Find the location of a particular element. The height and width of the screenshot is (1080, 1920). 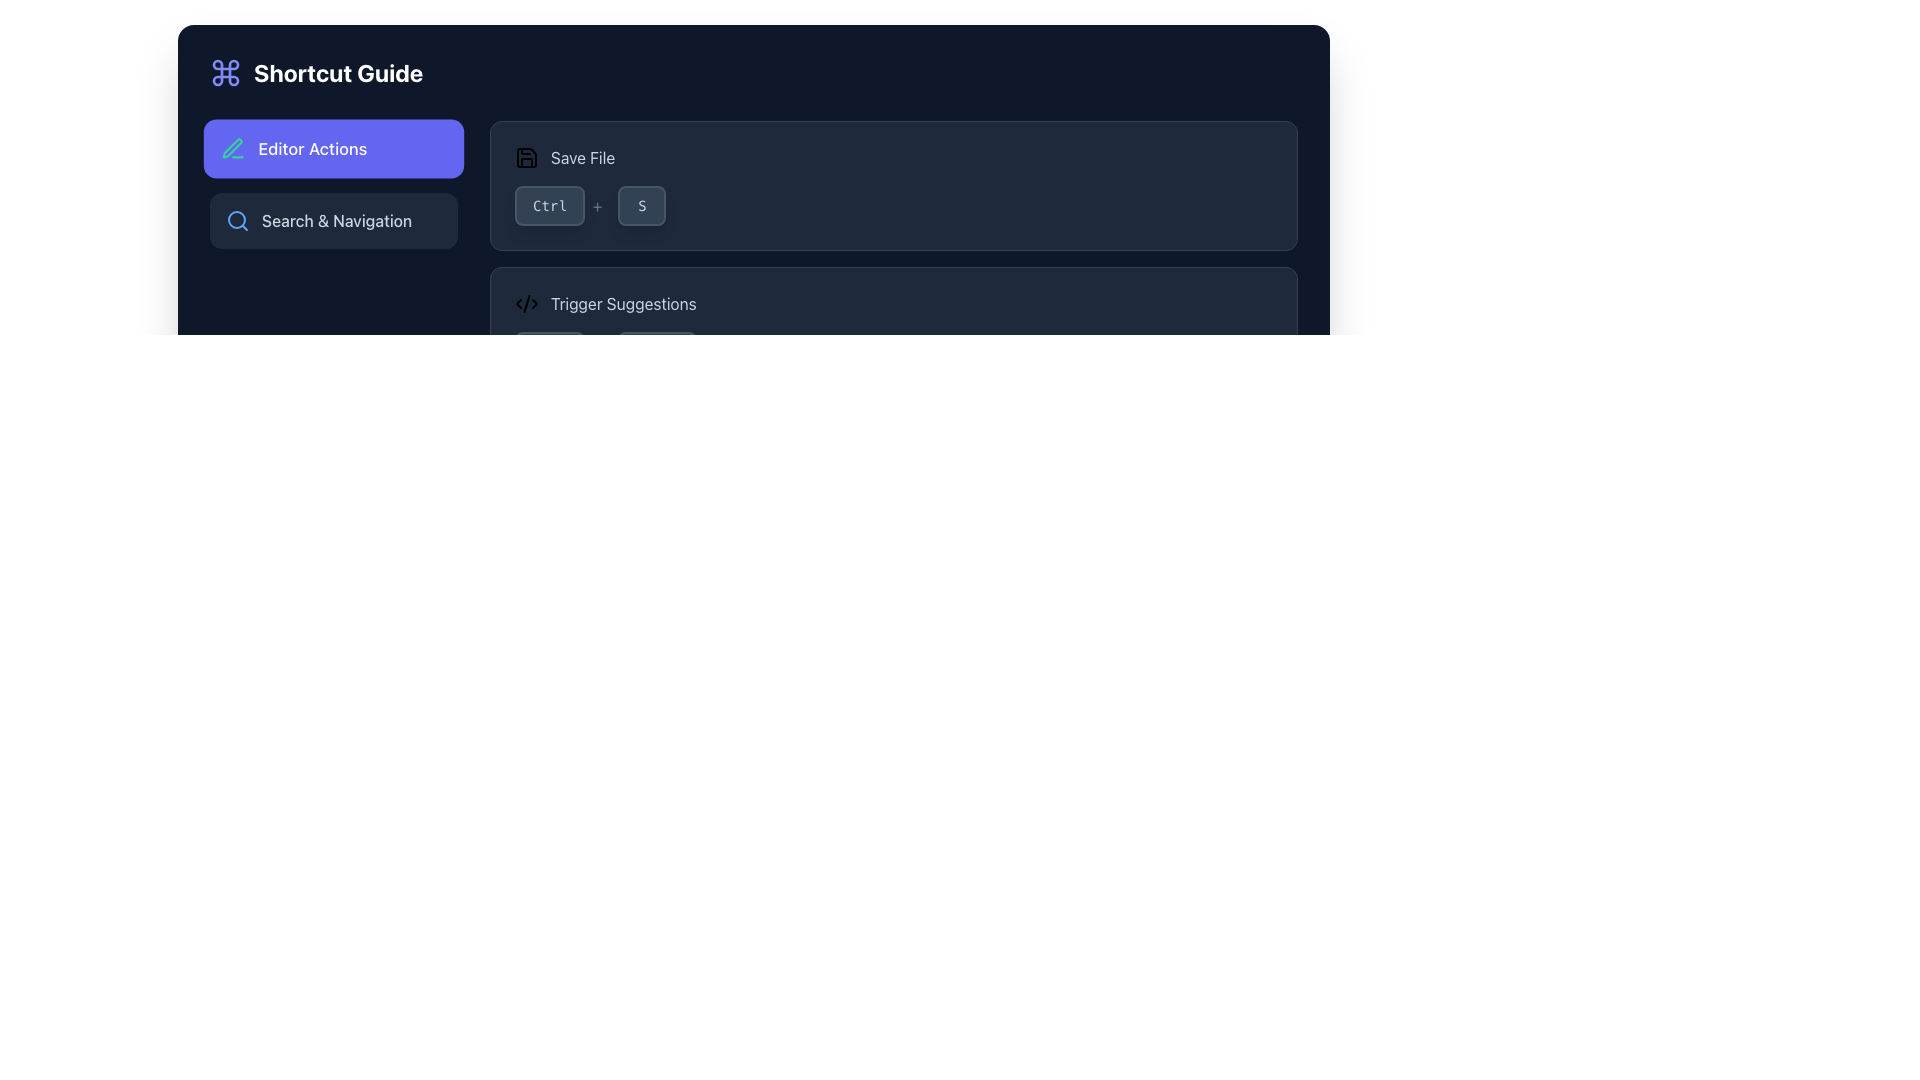

the 'Editor Actions' button is located at coordinates (334, 148).